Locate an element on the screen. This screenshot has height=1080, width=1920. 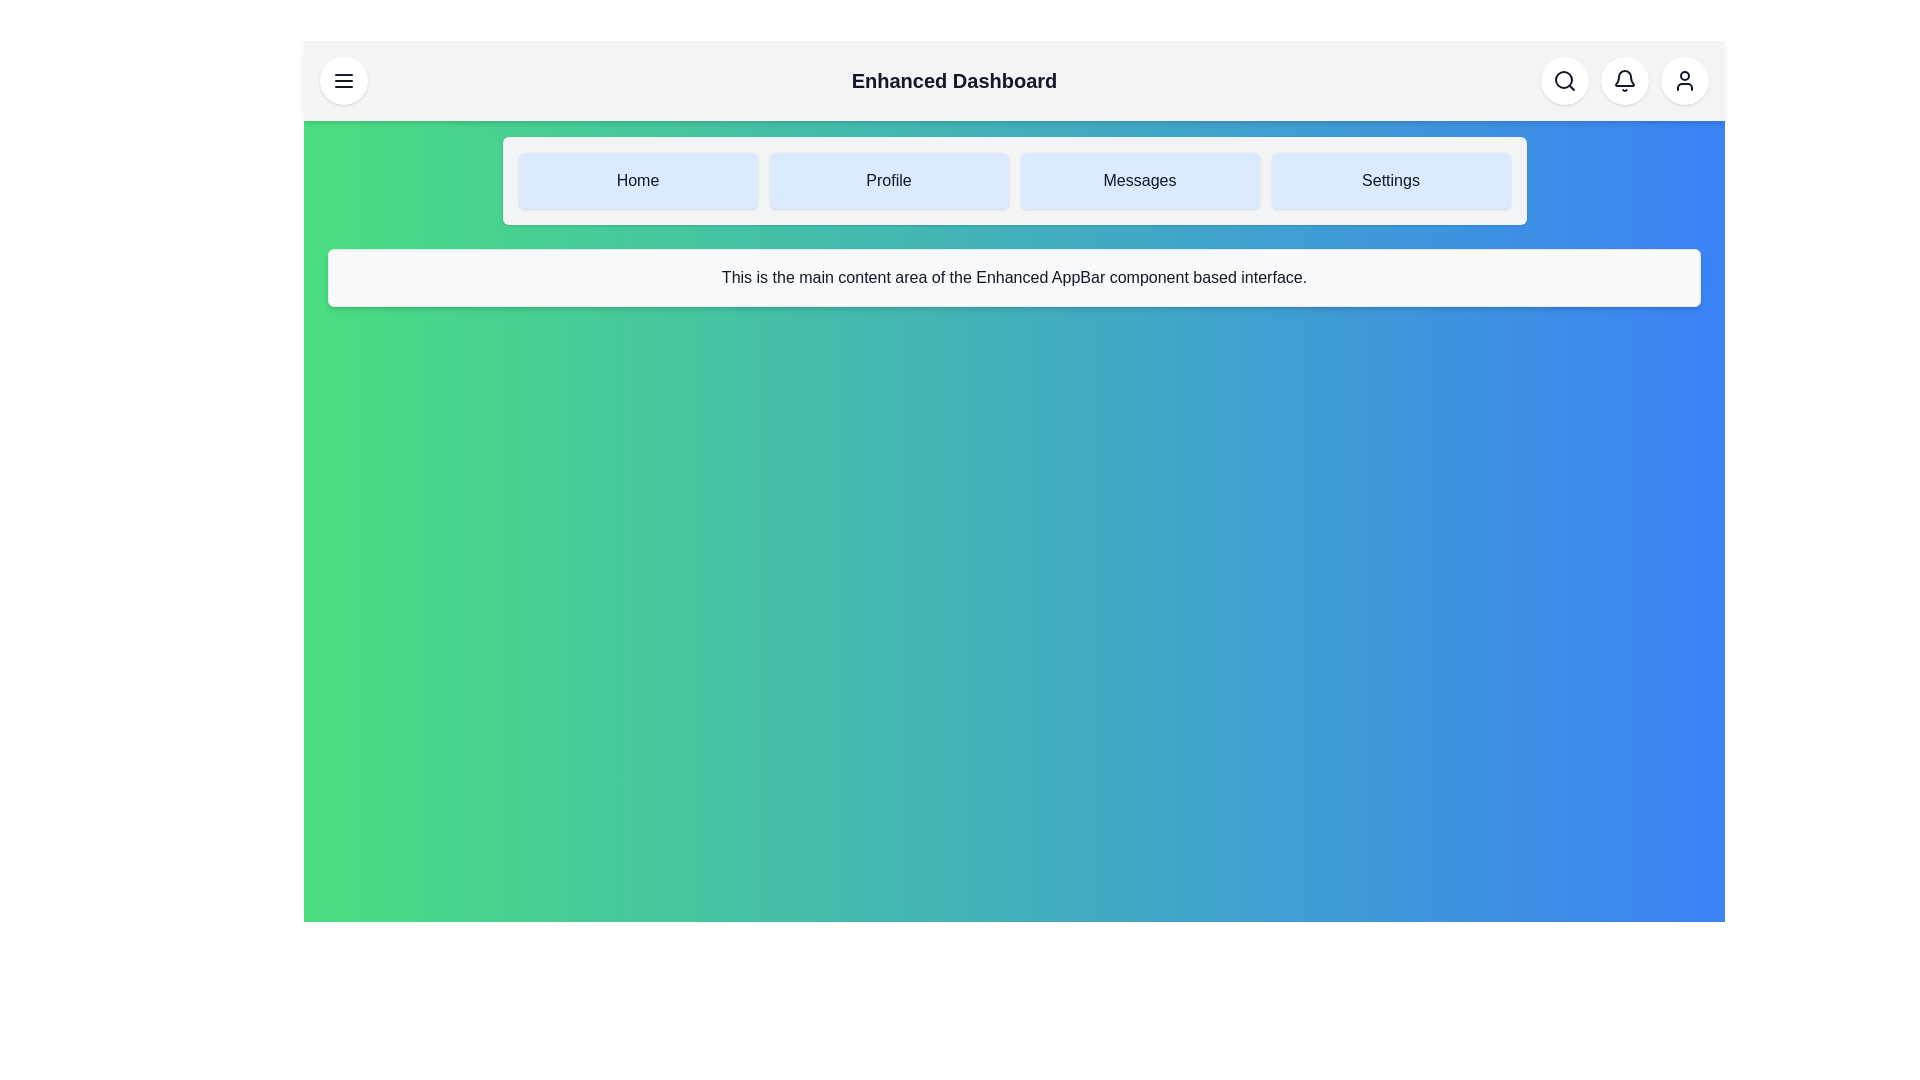
the menu toggle button to toggle the menu visibility is located at coordinates (344, 80).